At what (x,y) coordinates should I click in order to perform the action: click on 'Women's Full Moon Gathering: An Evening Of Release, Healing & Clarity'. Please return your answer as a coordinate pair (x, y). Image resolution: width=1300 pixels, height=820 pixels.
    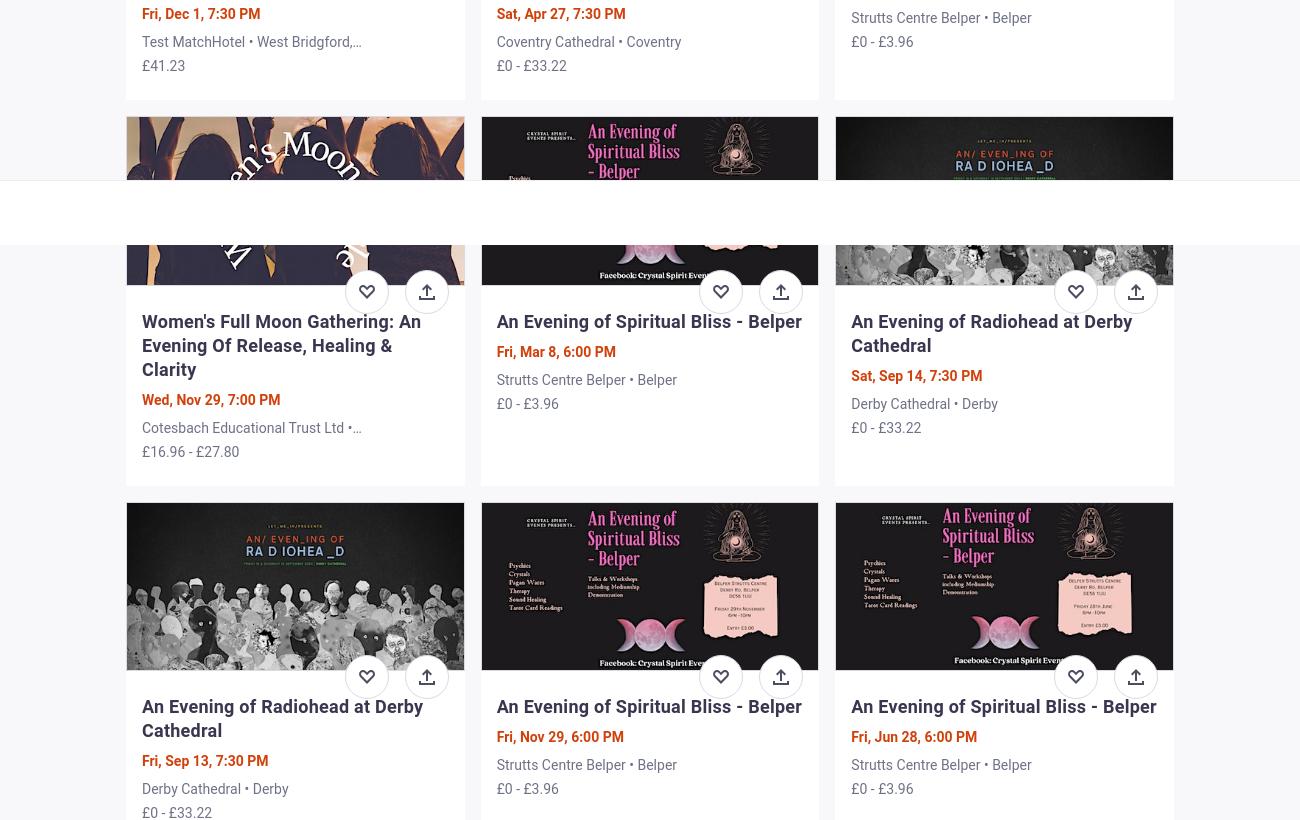
    Looking at the image, I should click on (281, 343).